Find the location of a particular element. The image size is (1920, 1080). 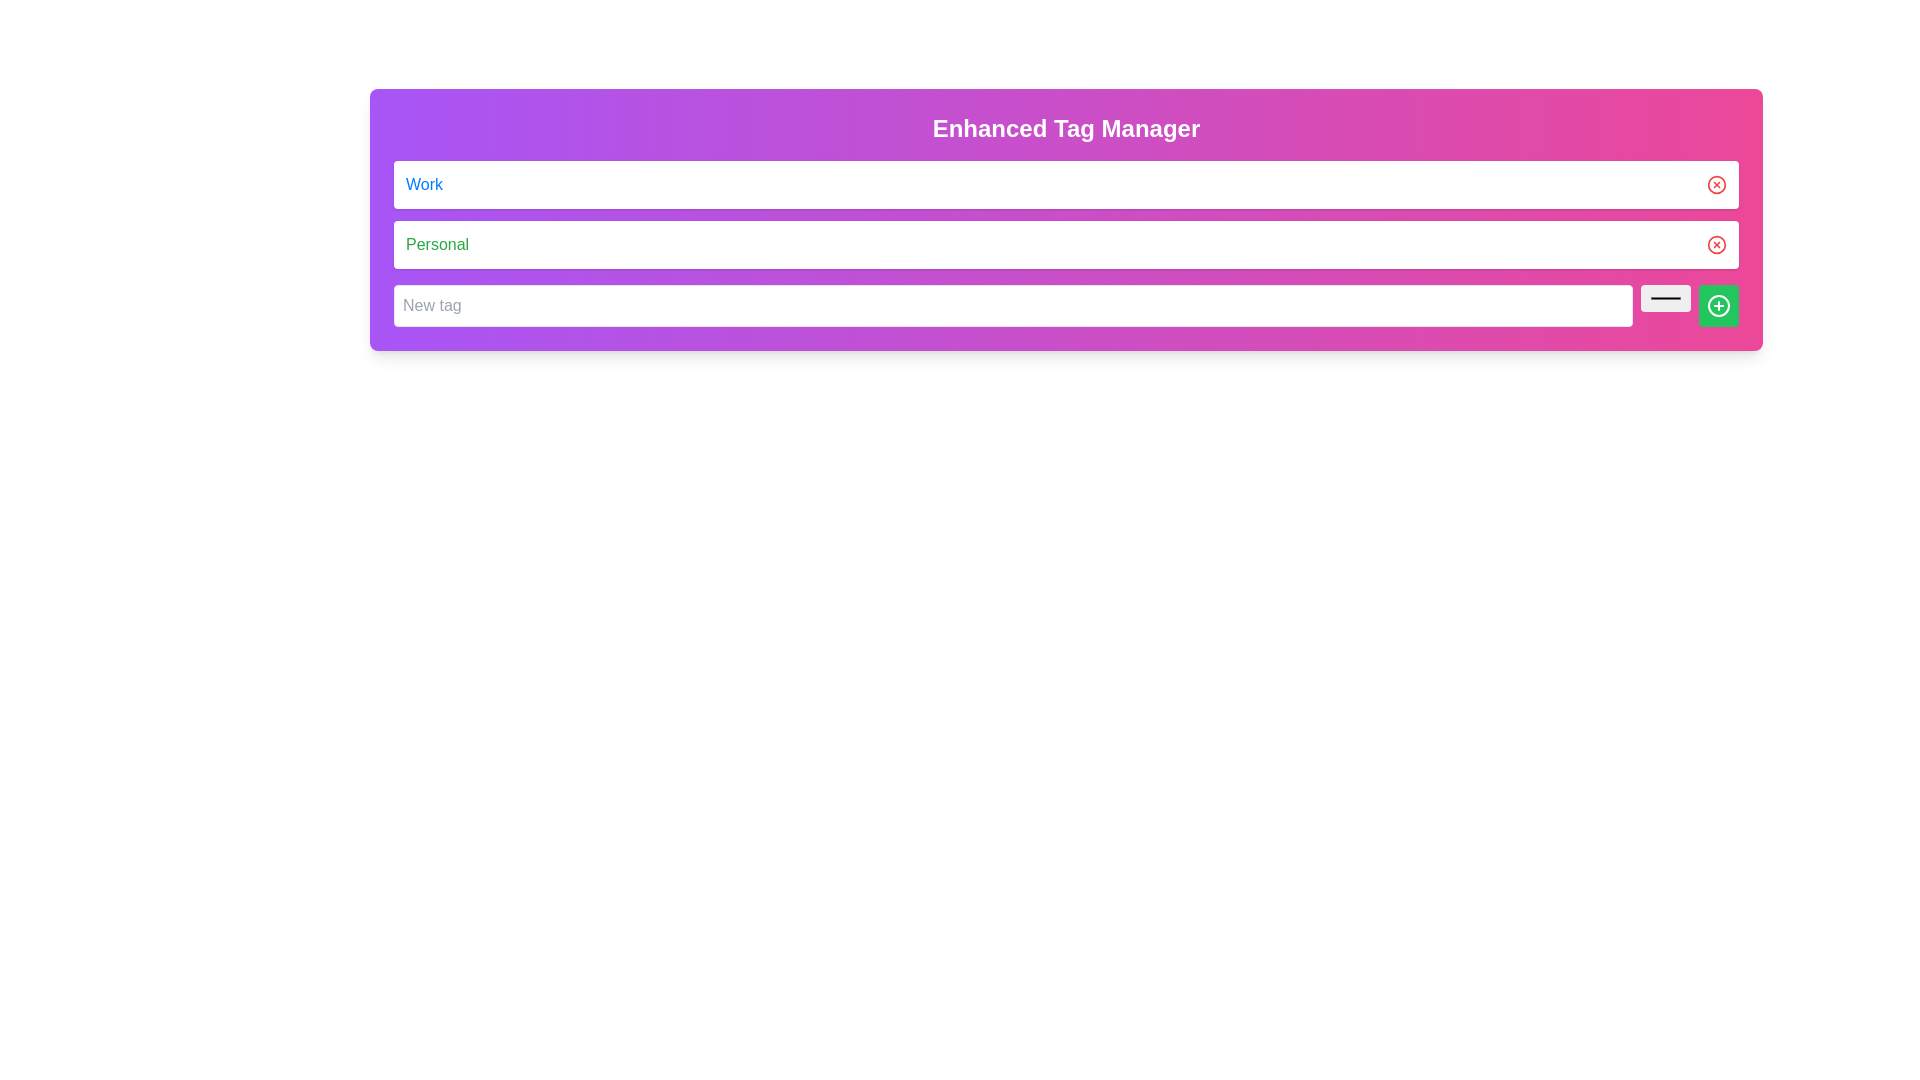

the button that adds or inserts a new item, located to the far right of the controls, adjacent to a color picker input field, to observe any visual feedback effects is located at coordinates (1717, 305).